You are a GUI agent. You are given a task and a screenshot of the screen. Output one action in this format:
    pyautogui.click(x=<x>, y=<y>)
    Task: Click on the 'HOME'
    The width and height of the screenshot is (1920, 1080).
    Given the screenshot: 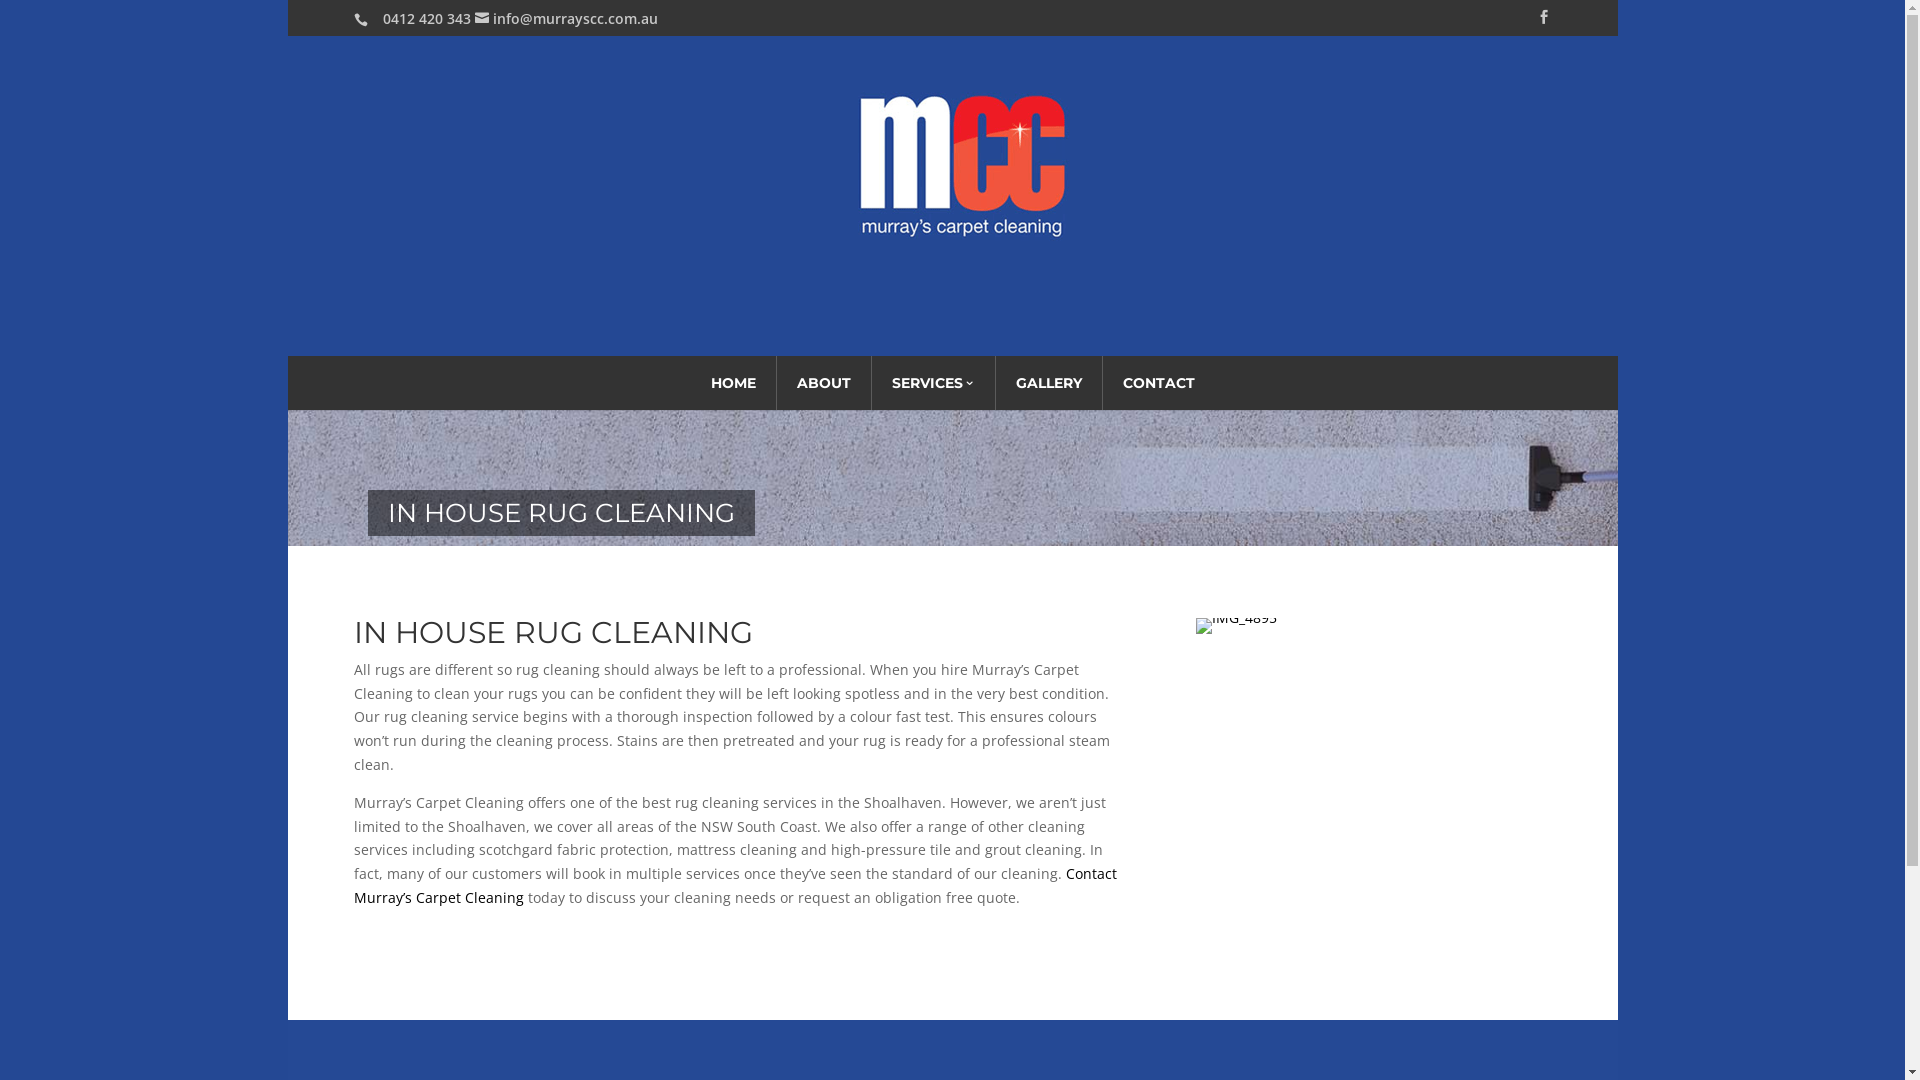 What is the action you would take?
    pyautogui.click(x=731, y=382)
    